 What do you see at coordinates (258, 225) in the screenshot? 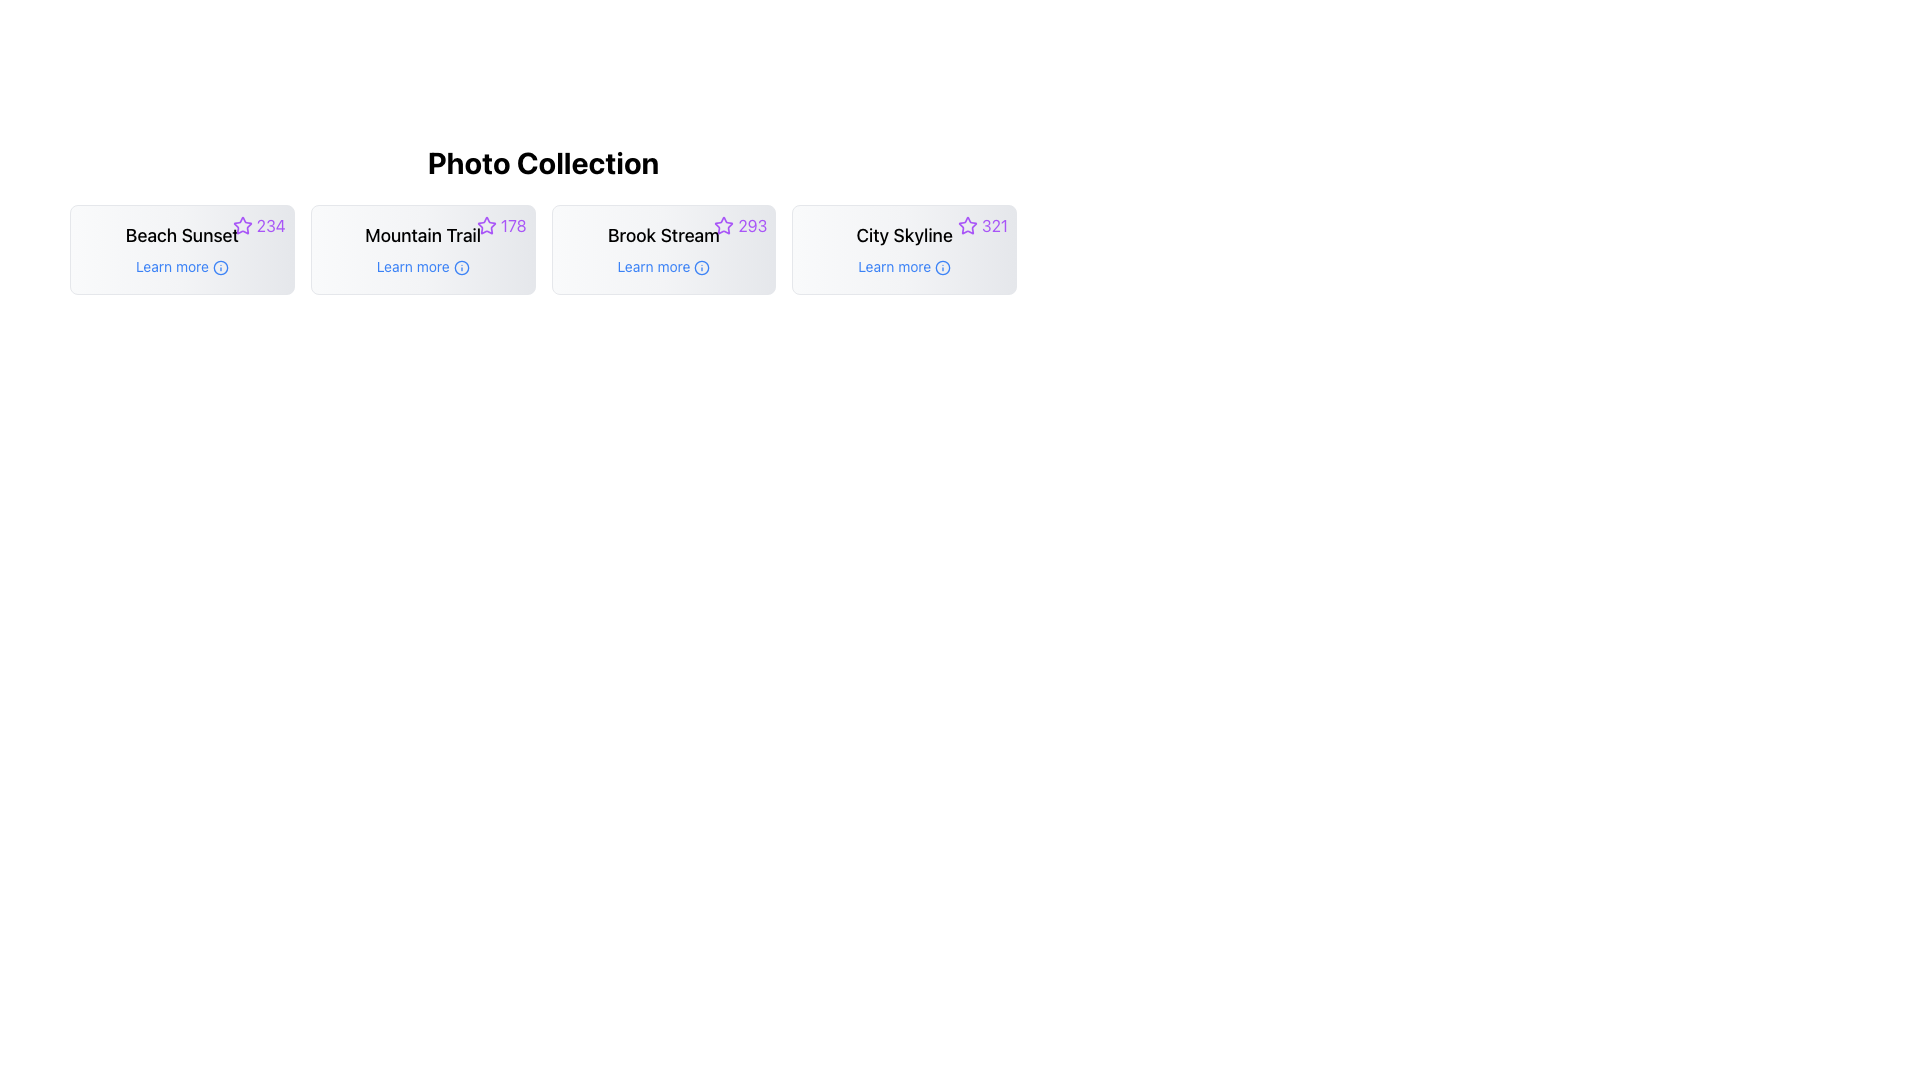
I see `the purple star icon with the adjacent number '234' located at the top-right corner of the 'Beach Sunset' card` at bounding box center [258, 225].